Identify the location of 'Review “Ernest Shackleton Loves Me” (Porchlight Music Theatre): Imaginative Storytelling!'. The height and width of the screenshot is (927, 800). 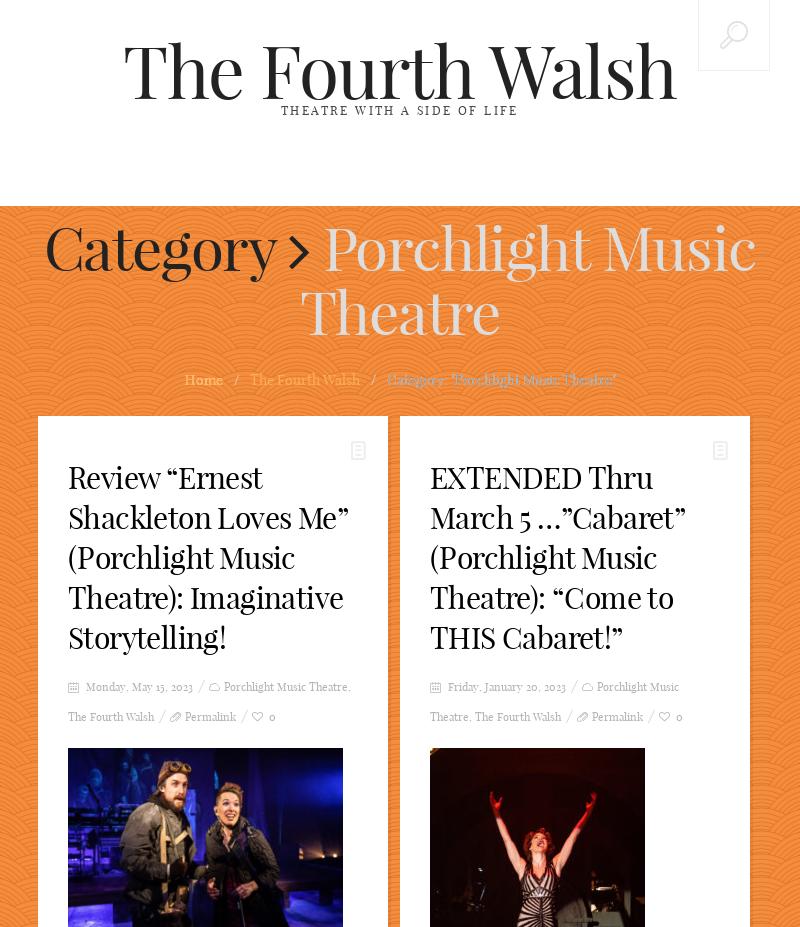
(207, 557).